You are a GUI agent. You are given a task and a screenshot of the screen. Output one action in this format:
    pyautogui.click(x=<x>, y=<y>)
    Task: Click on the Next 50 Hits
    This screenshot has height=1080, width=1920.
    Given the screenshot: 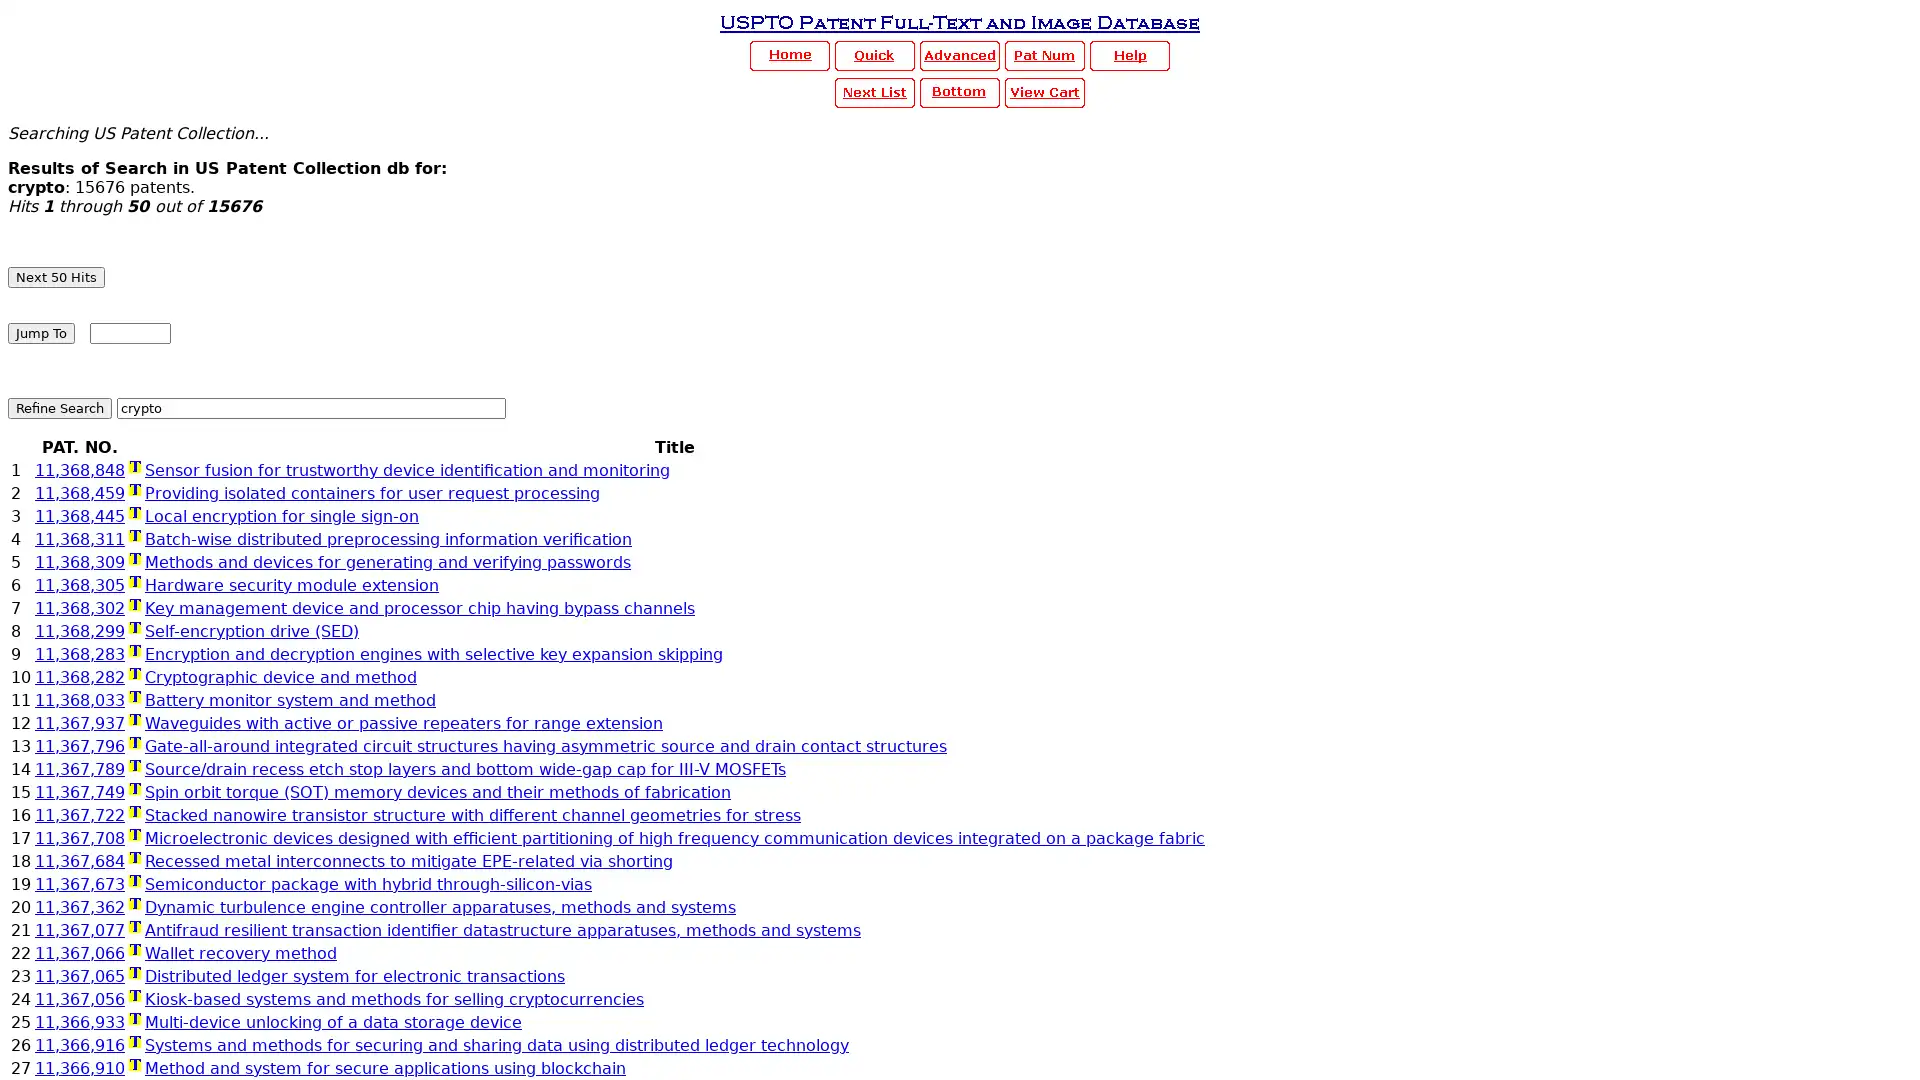 What is the action you would take?
    pyautogui.click(x=56, y=277)
    